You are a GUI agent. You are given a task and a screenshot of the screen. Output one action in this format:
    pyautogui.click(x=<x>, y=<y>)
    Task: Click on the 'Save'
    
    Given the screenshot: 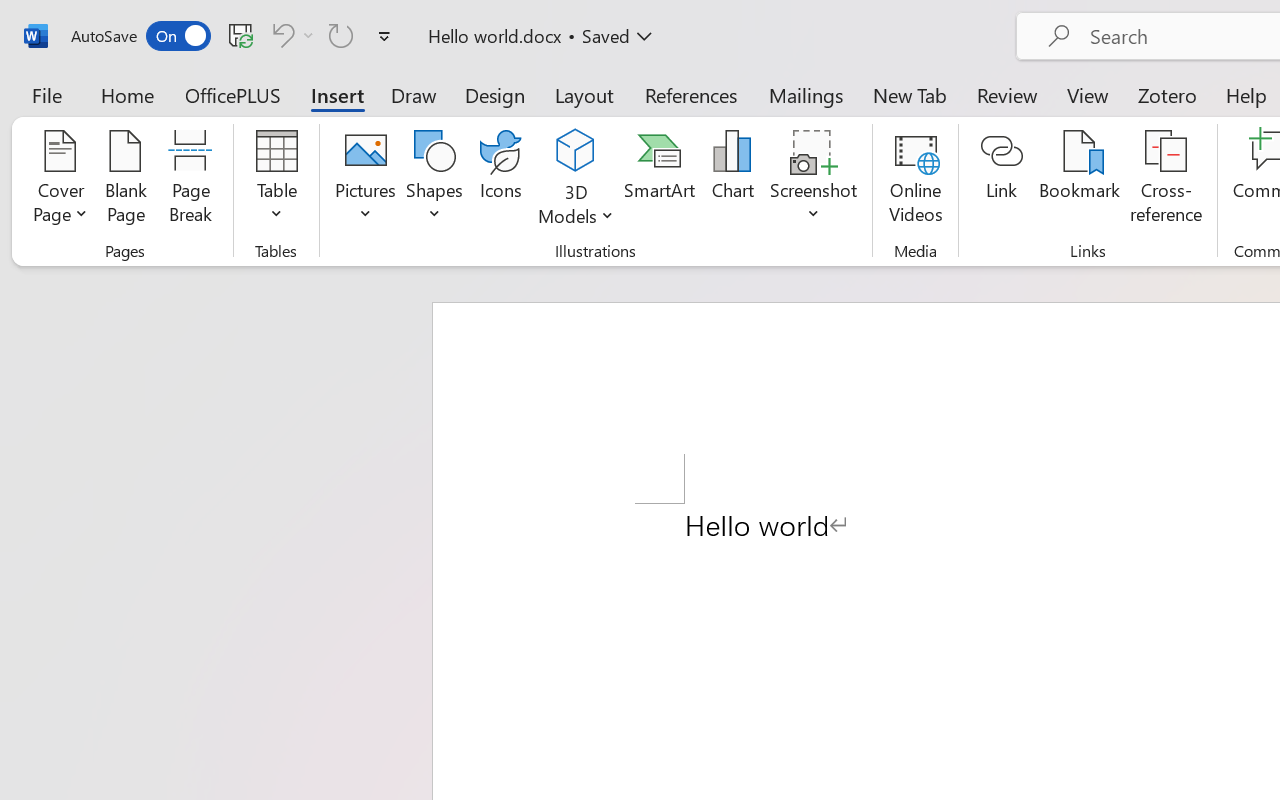 What is the action you would take?
    pyautogui.click(x=240, y=34)
    